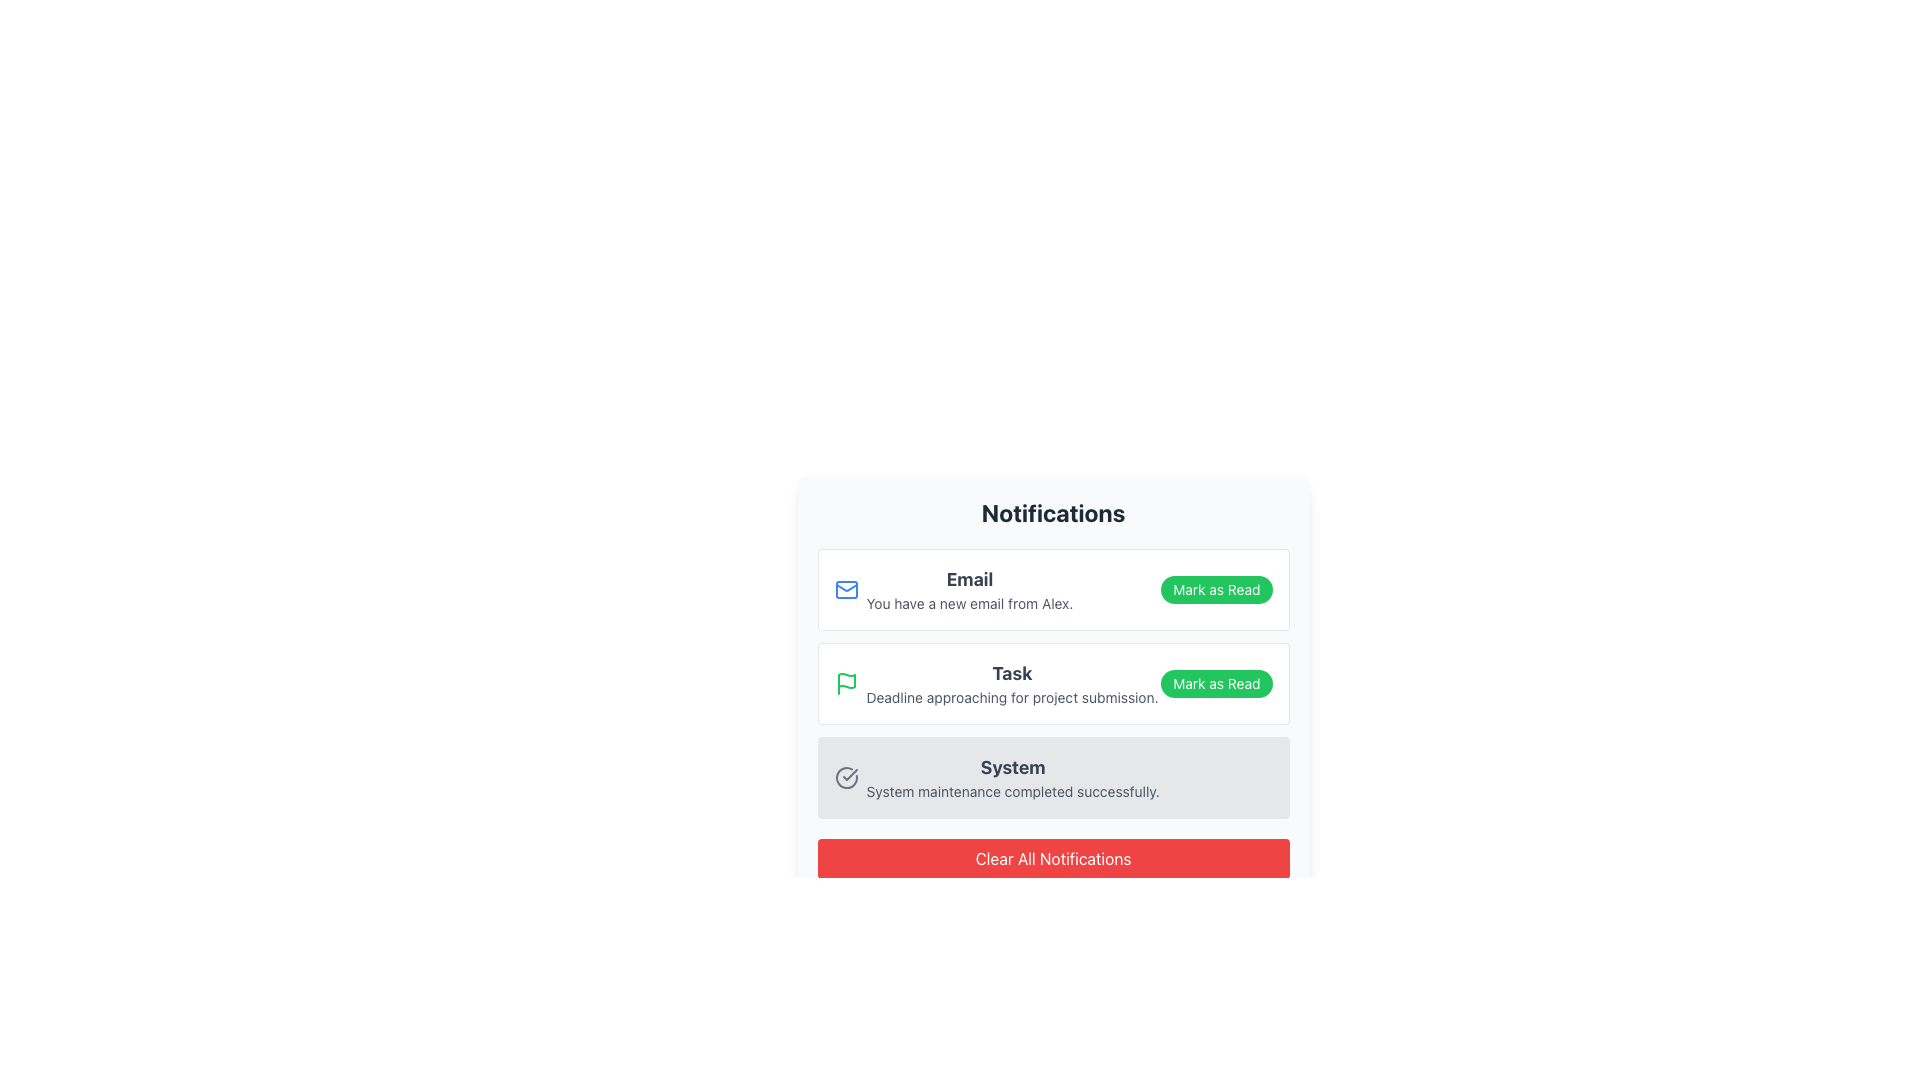 The height and width of the screenshot is (1080, 1920). I want to click on the text label displaying 'Task' in bold, large gray font located at the top-left part of the second notification card, so click(1012, 674).